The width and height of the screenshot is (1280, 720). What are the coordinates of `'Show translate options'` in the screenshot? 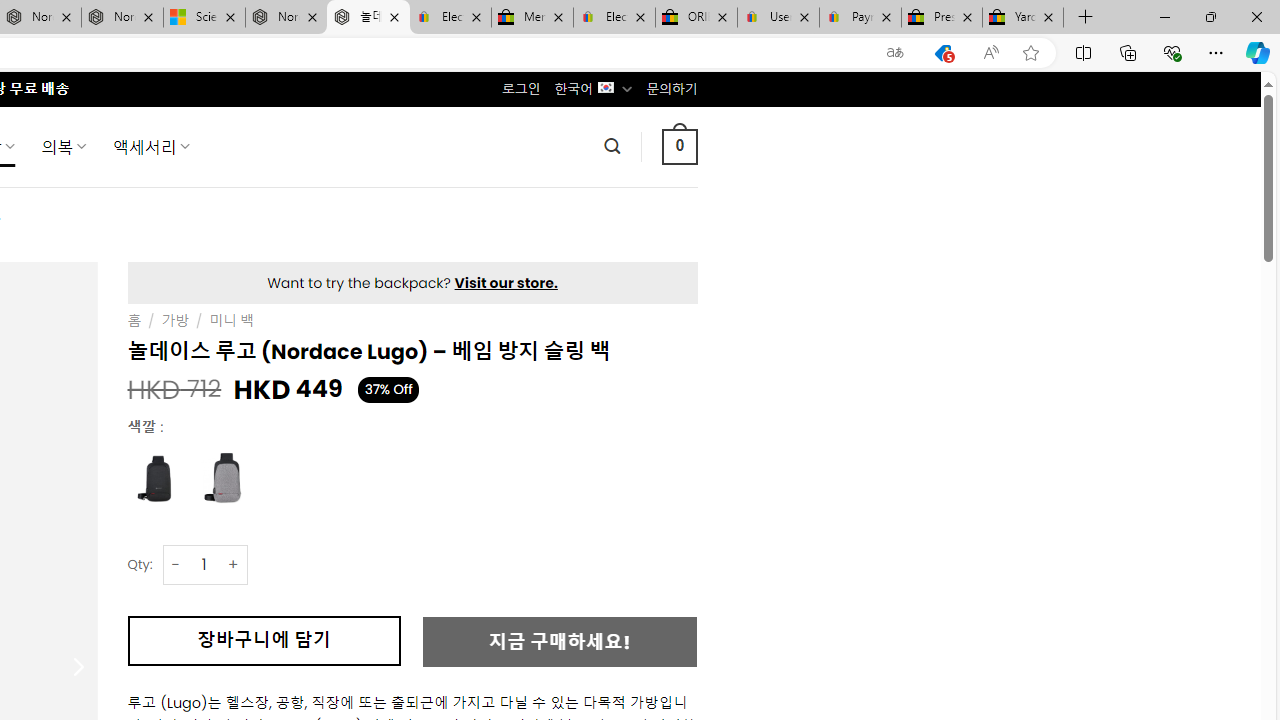 It's located at (894, 52).